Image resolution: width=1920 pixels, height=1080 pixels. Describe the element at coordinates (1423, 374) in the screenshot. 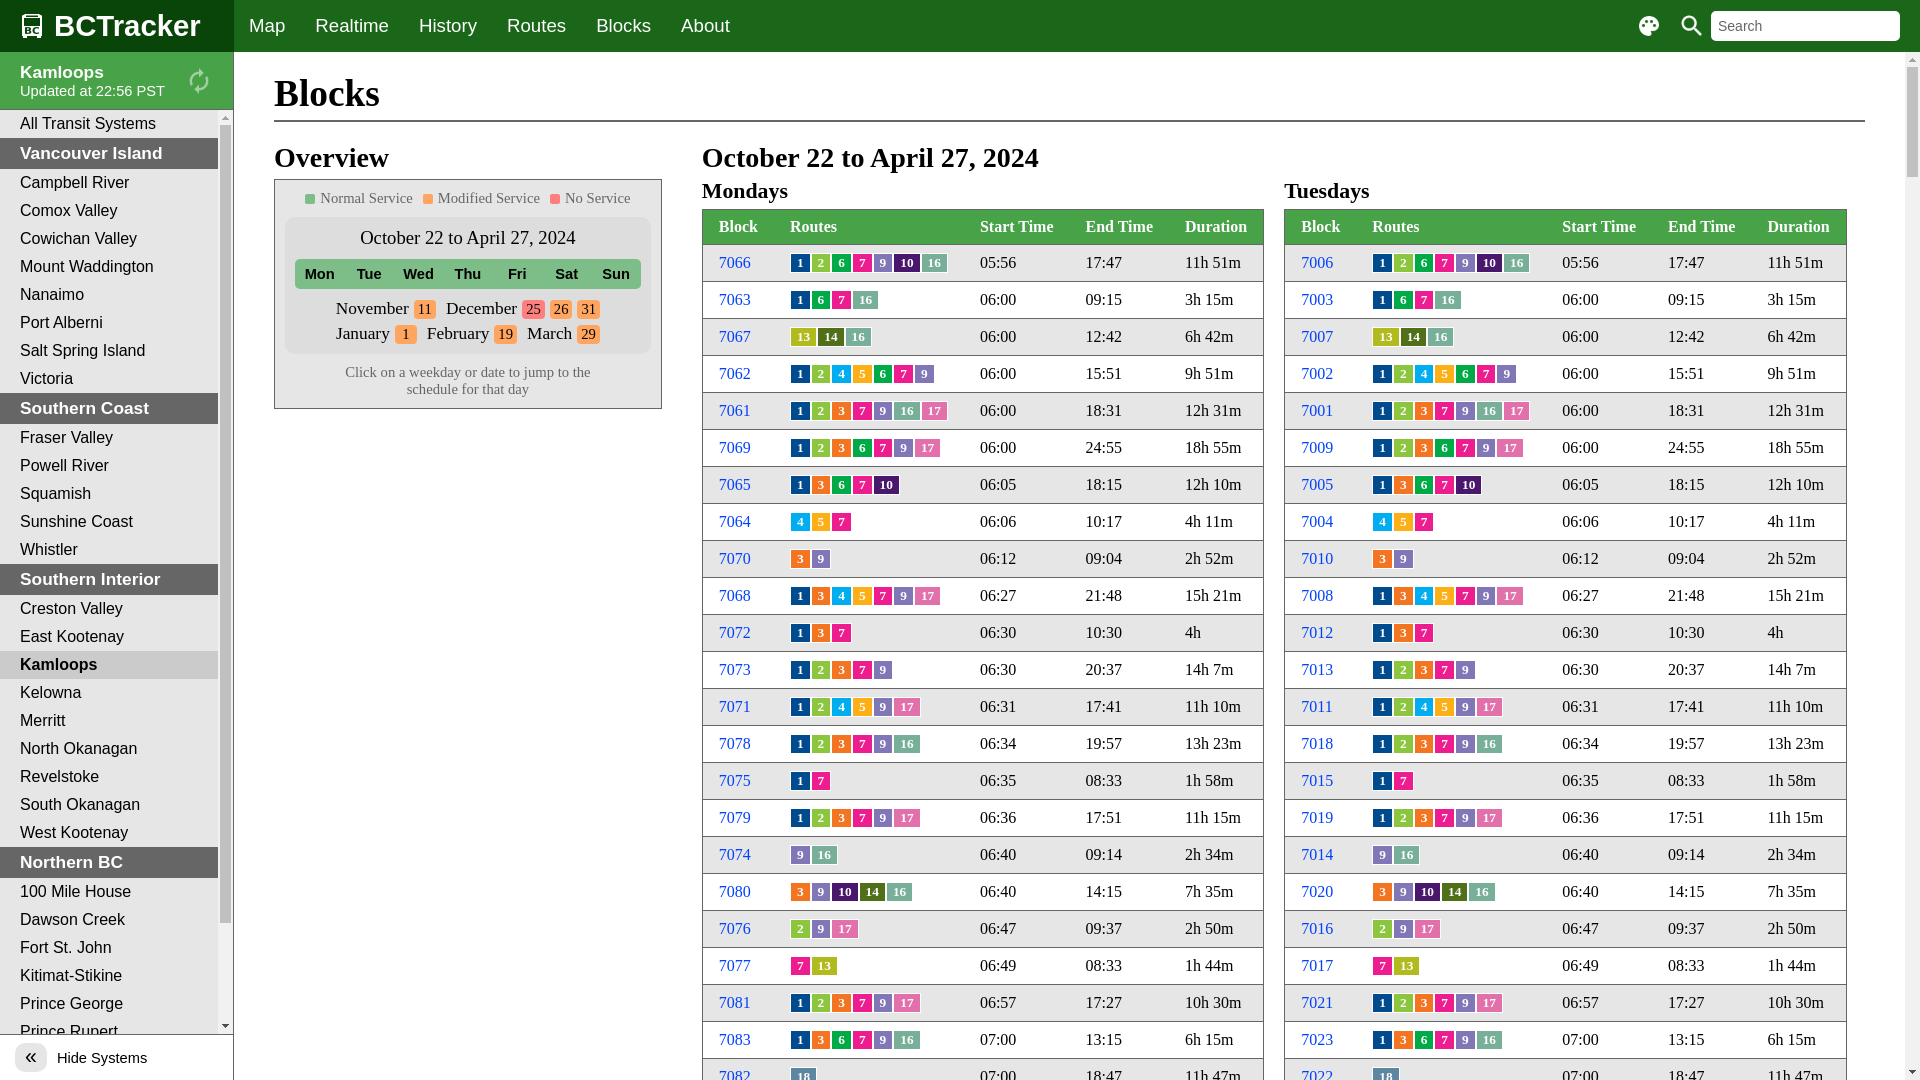

I see `'4'` at that location.